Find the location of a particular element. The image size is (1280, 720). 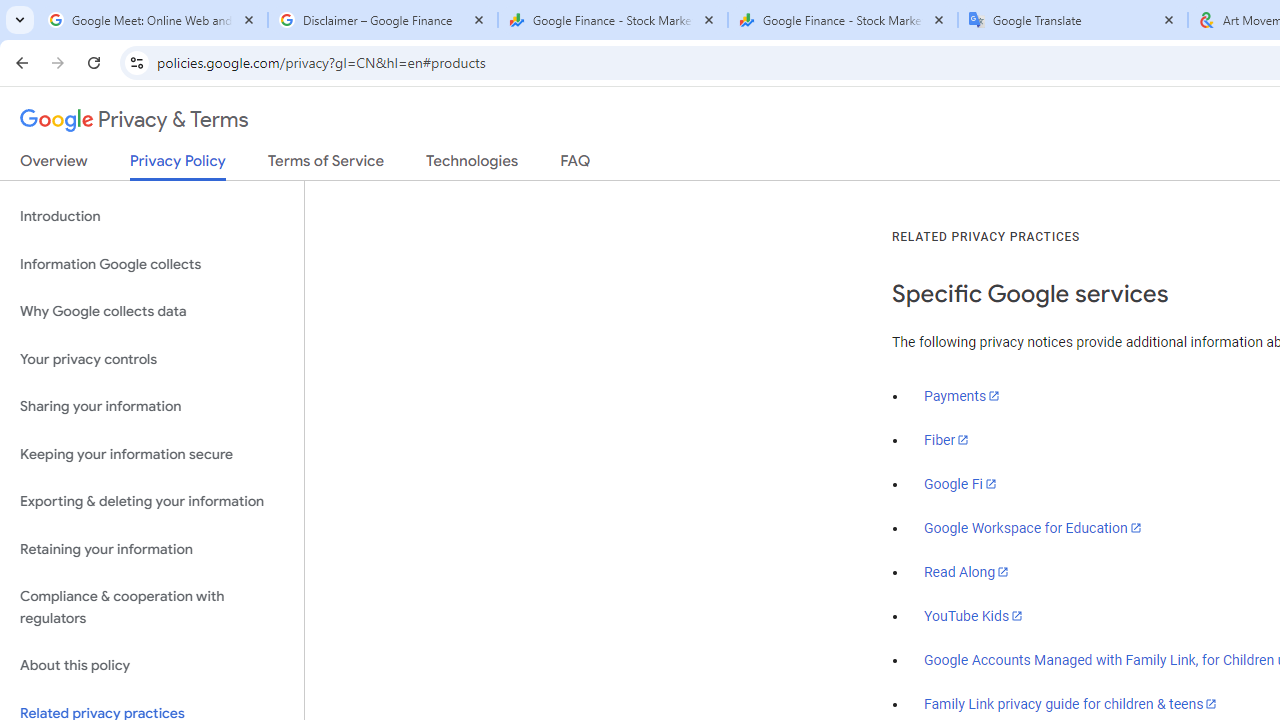

'Fiber' is located at coordinates (946, 439).